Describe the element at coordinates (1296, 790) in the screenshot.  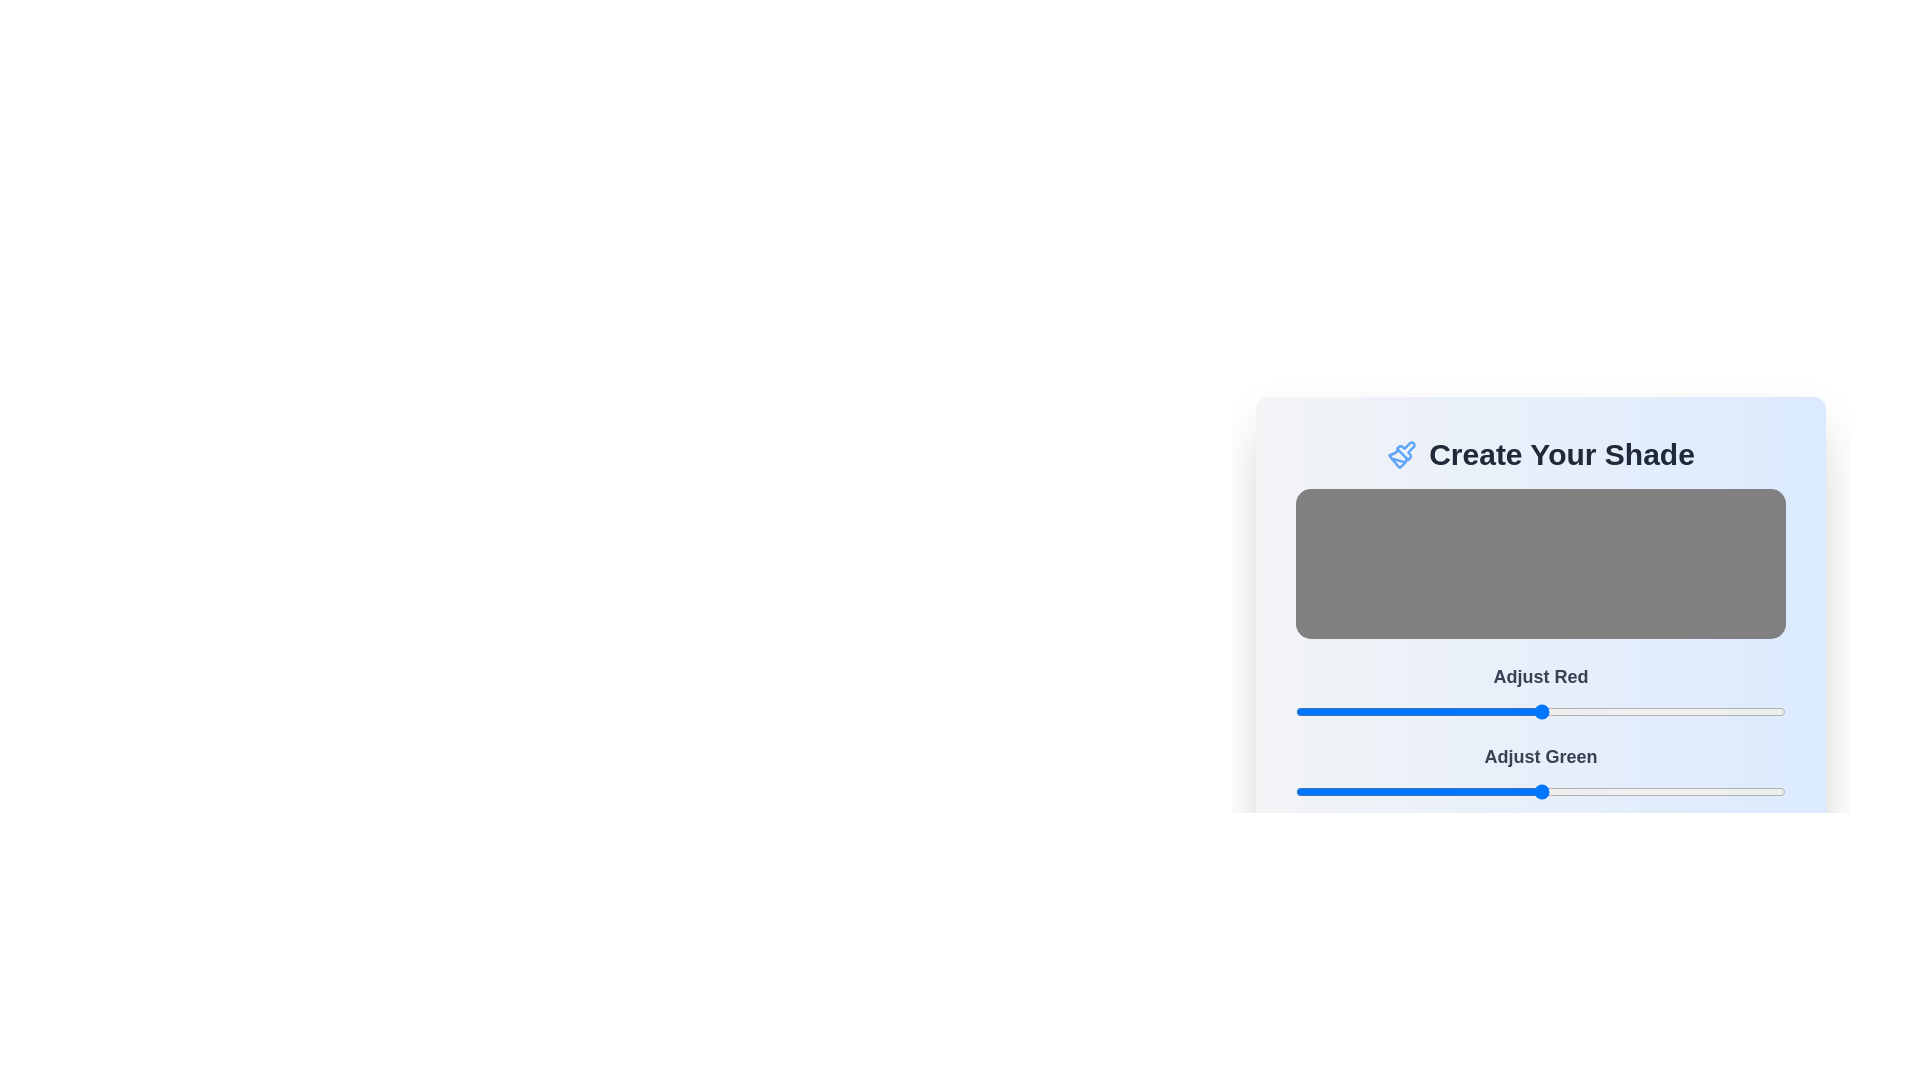
I see `the green color slider to 0` at that location.